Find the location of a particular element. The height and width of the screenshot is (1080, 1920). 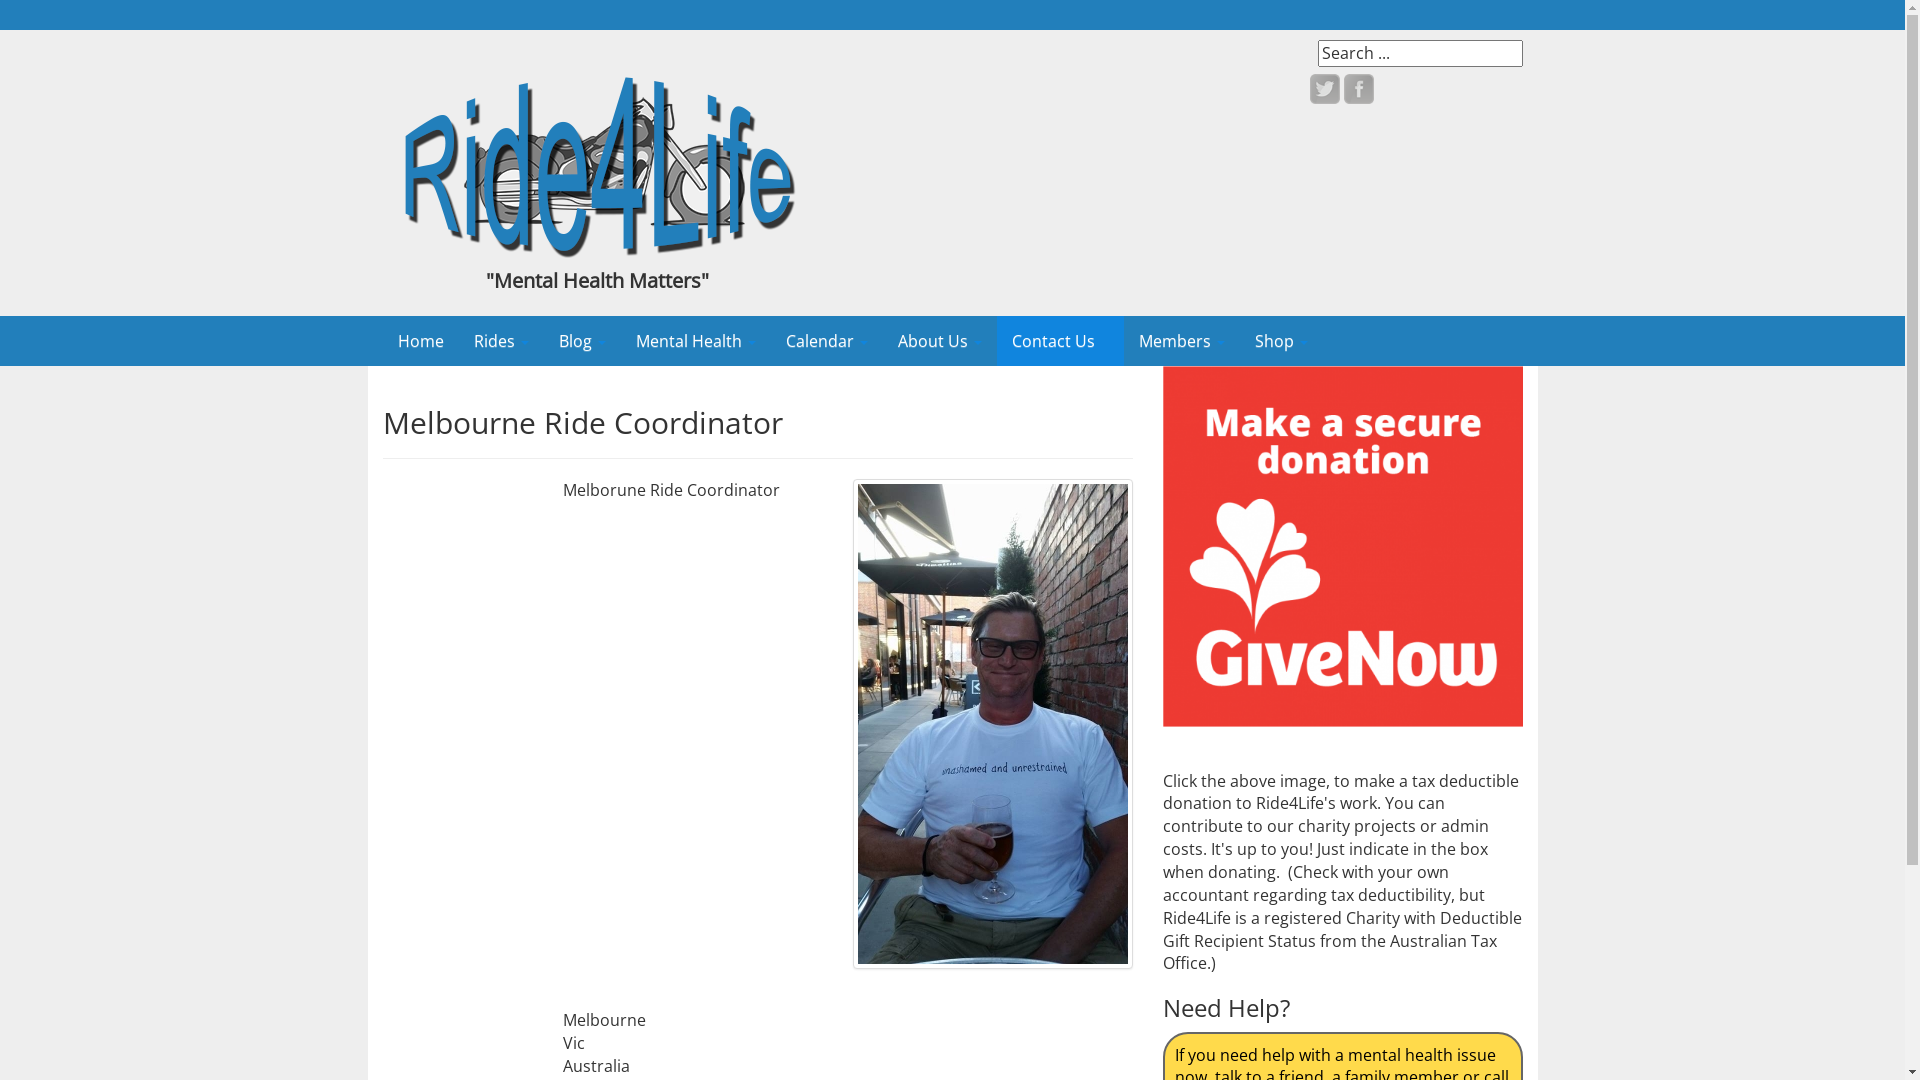

'About Us' is located at coordinates (938, 339).